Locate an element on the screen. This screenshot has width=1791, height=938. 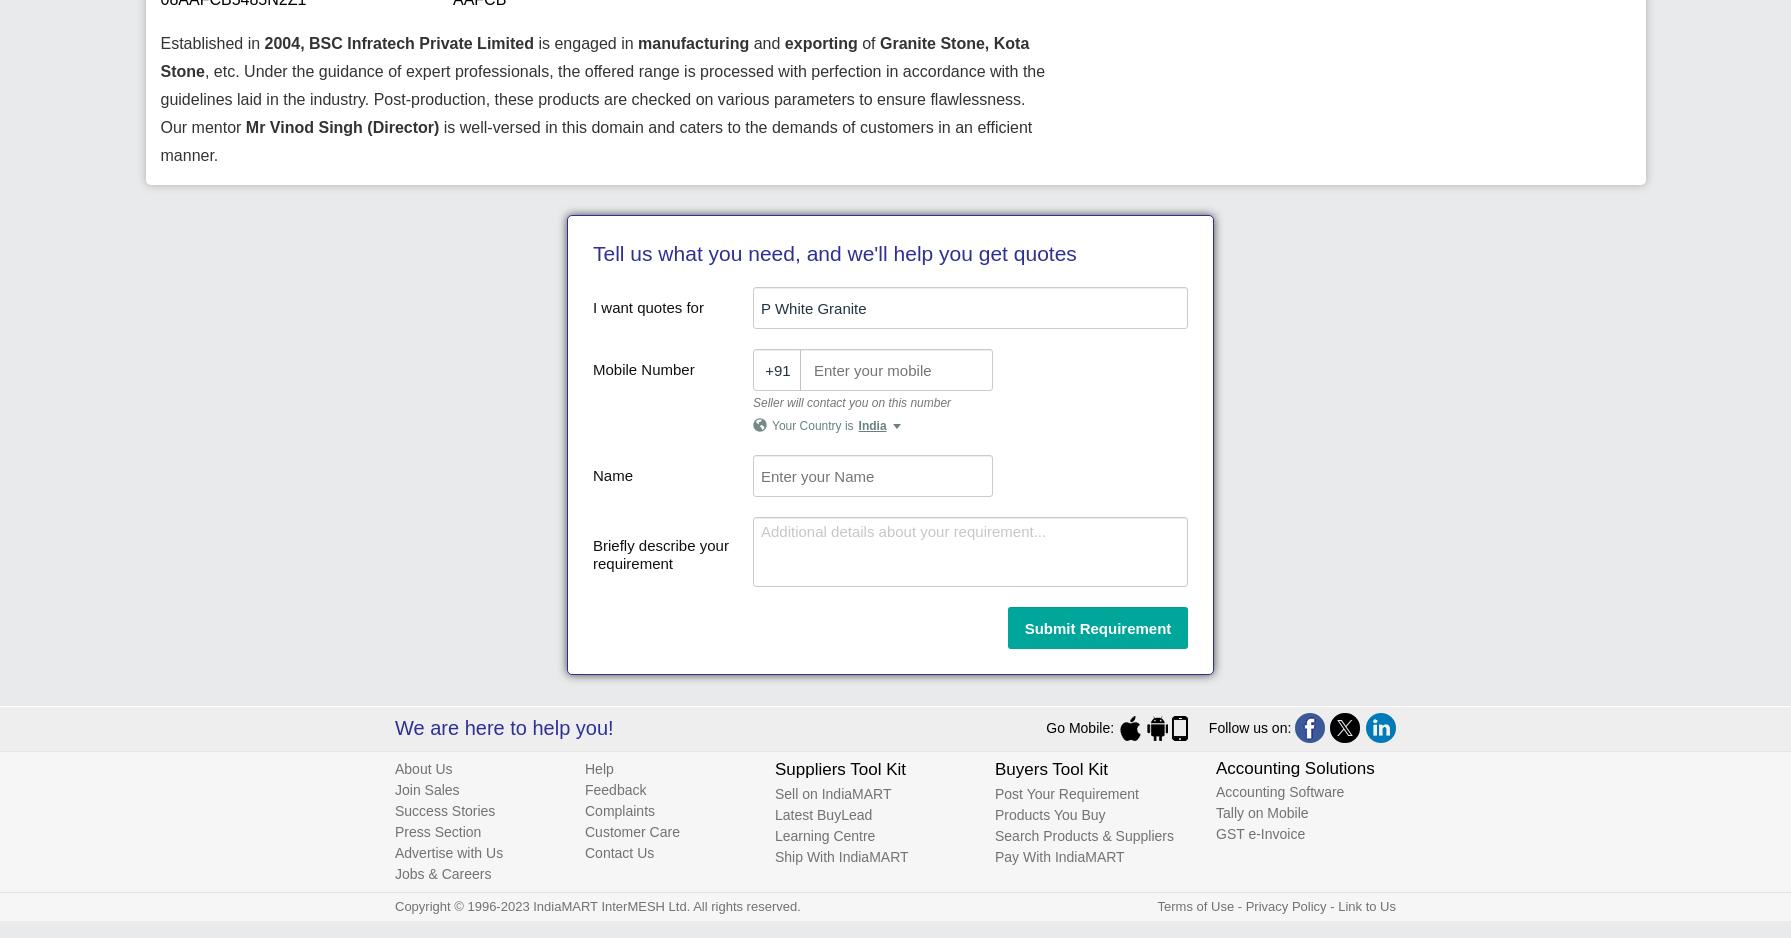
'Mr Vinod Singh (Director)' is located at coordinates (342, 126).